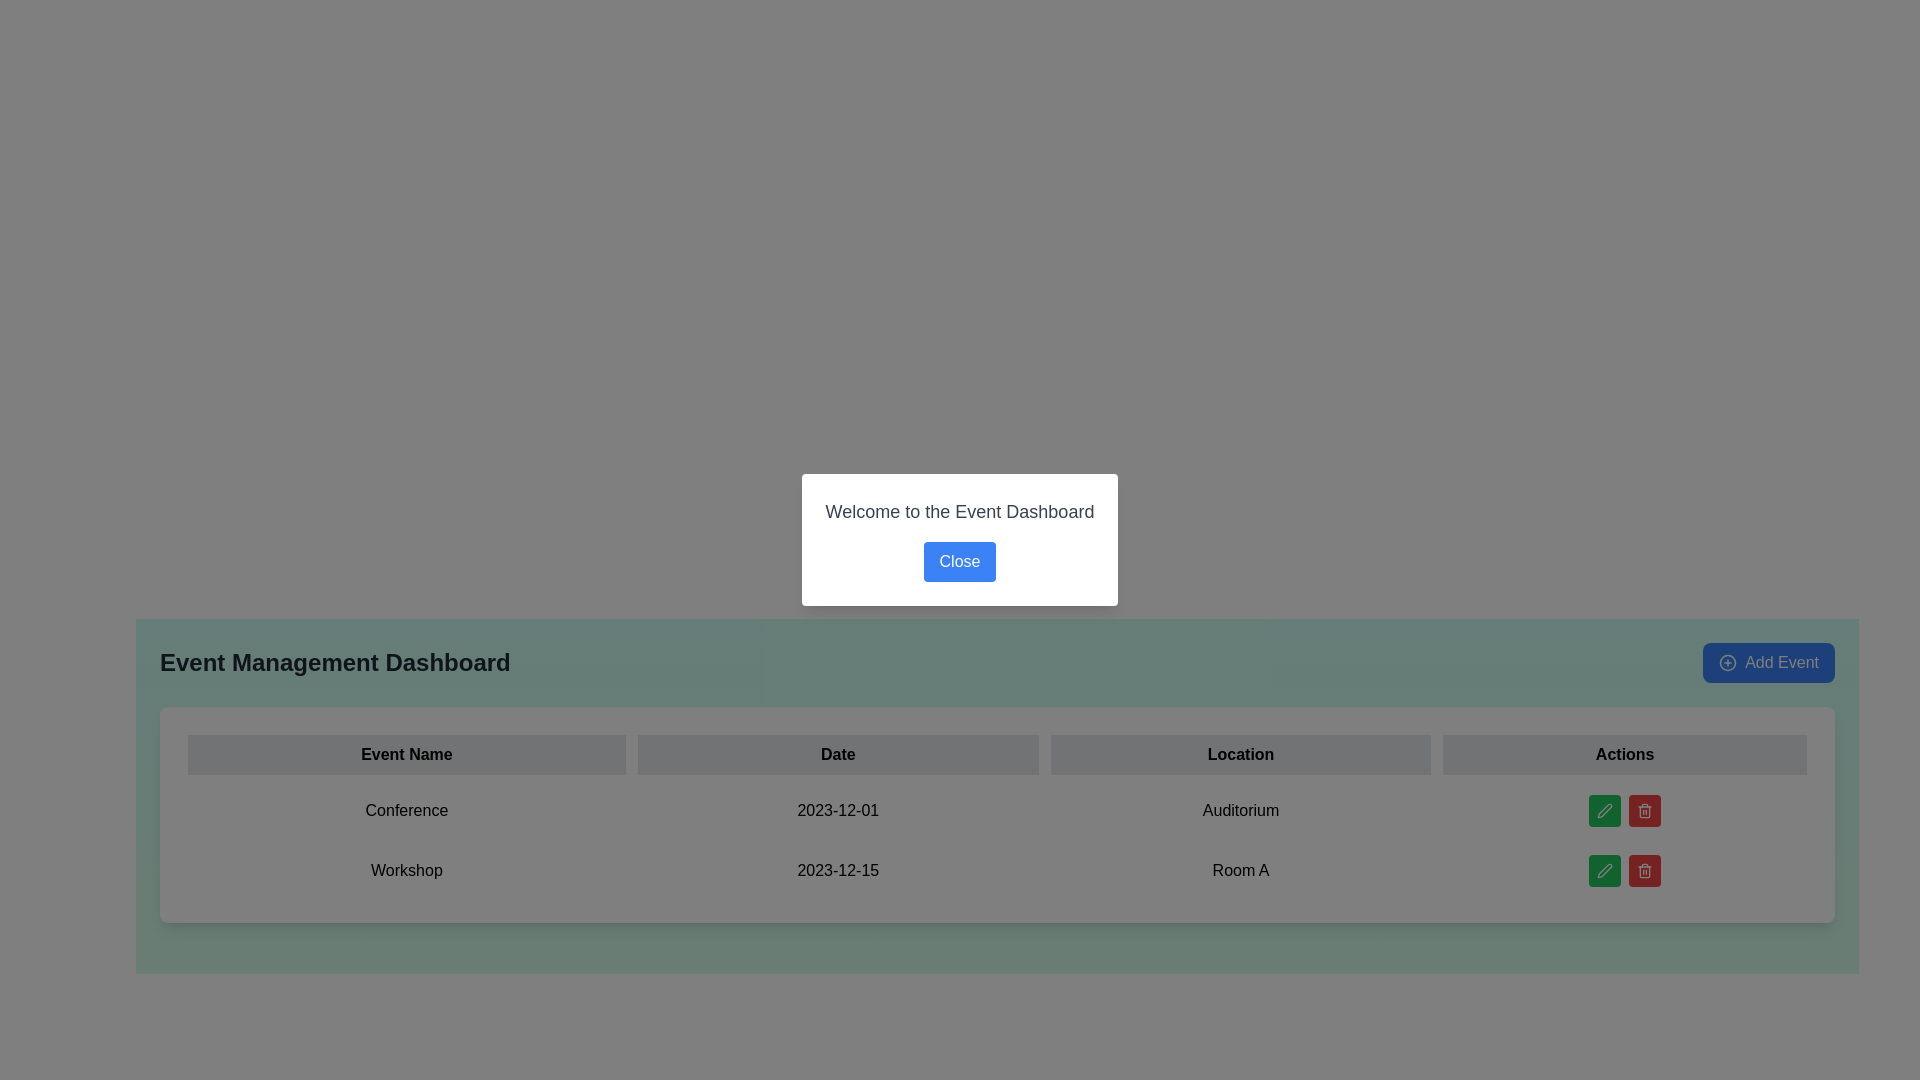  Describe the element at coordinates (405, 870) in the screenshot. I see `the text label displaying 'Workshop' located in the second row under the 'Event Name' column in the table layout` at that location.